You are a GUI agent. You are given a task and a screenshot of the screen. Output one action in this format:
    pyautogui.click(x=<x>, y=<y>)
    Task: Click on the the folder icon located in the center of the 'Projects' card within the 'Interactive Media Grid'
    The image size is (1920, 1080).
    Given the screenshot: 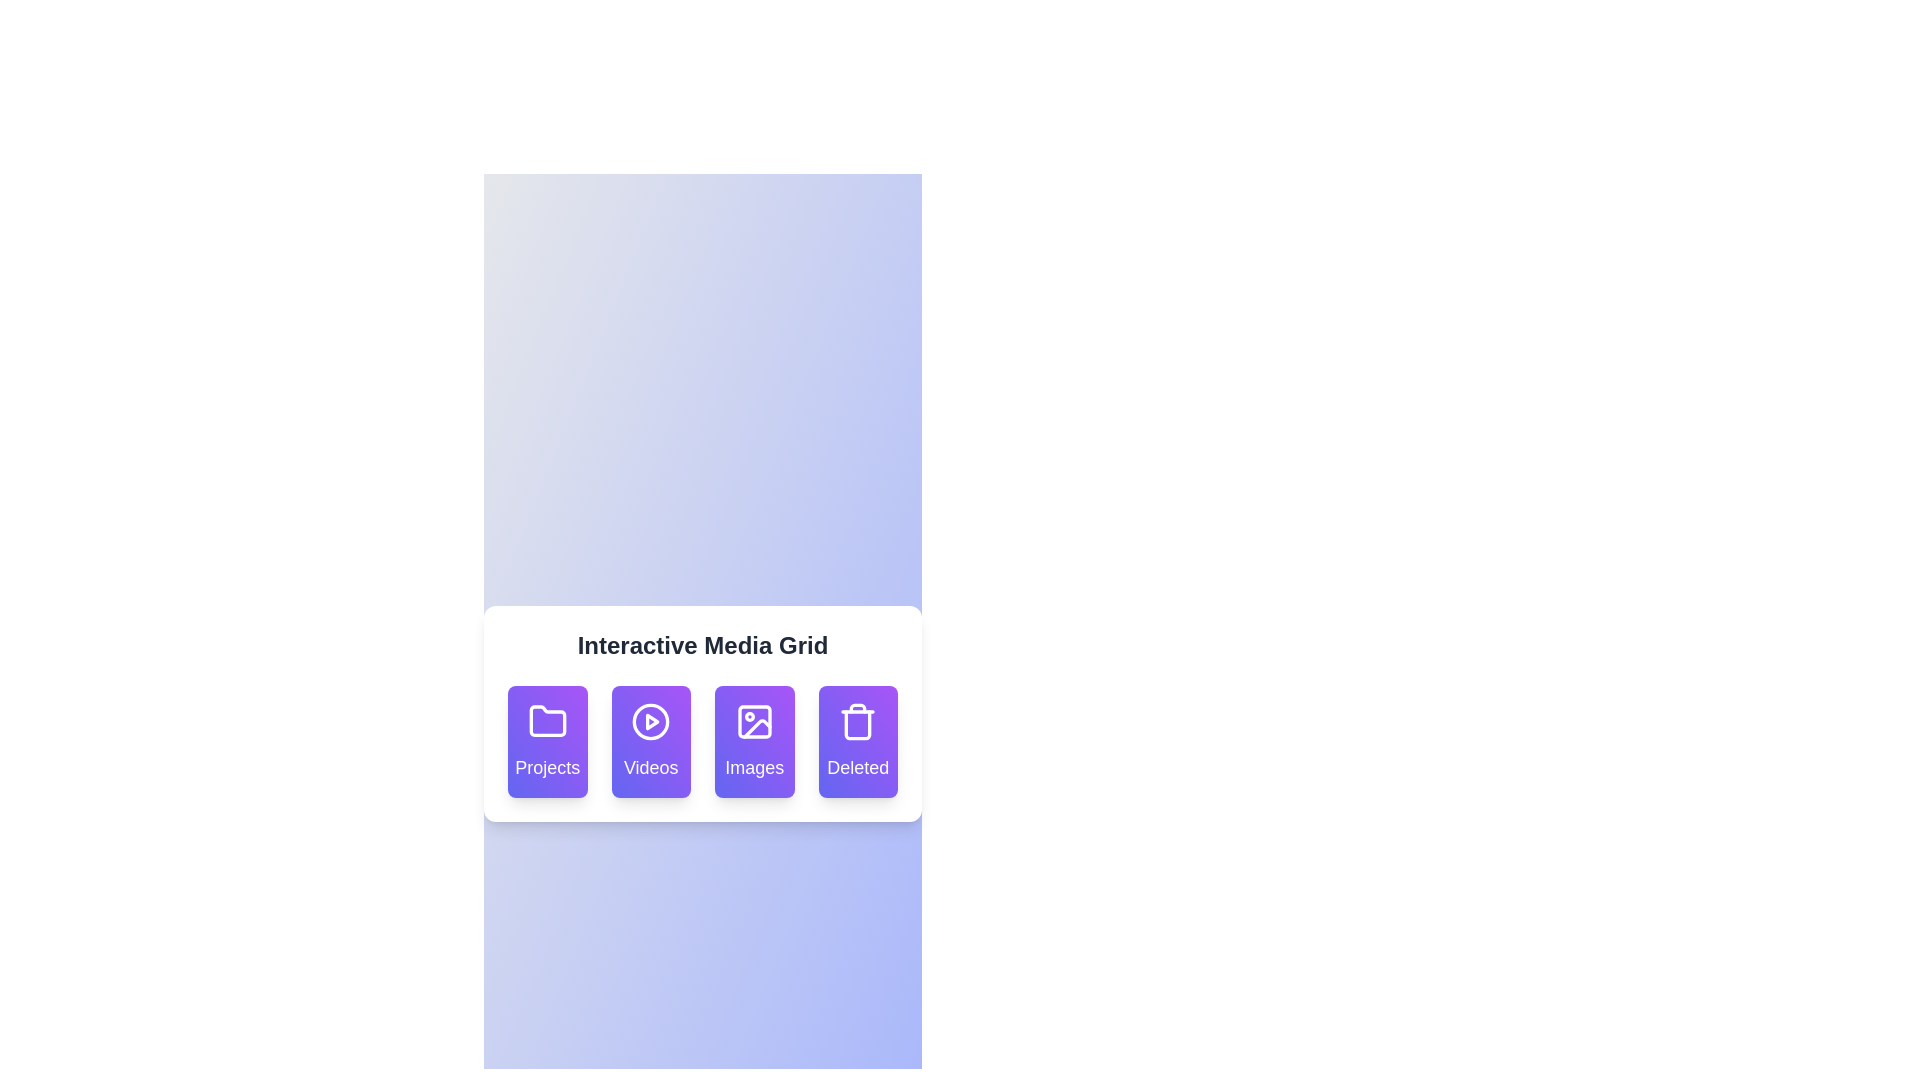 What is the action you would take?
    pyautogui.click(x=547, y=721)
    